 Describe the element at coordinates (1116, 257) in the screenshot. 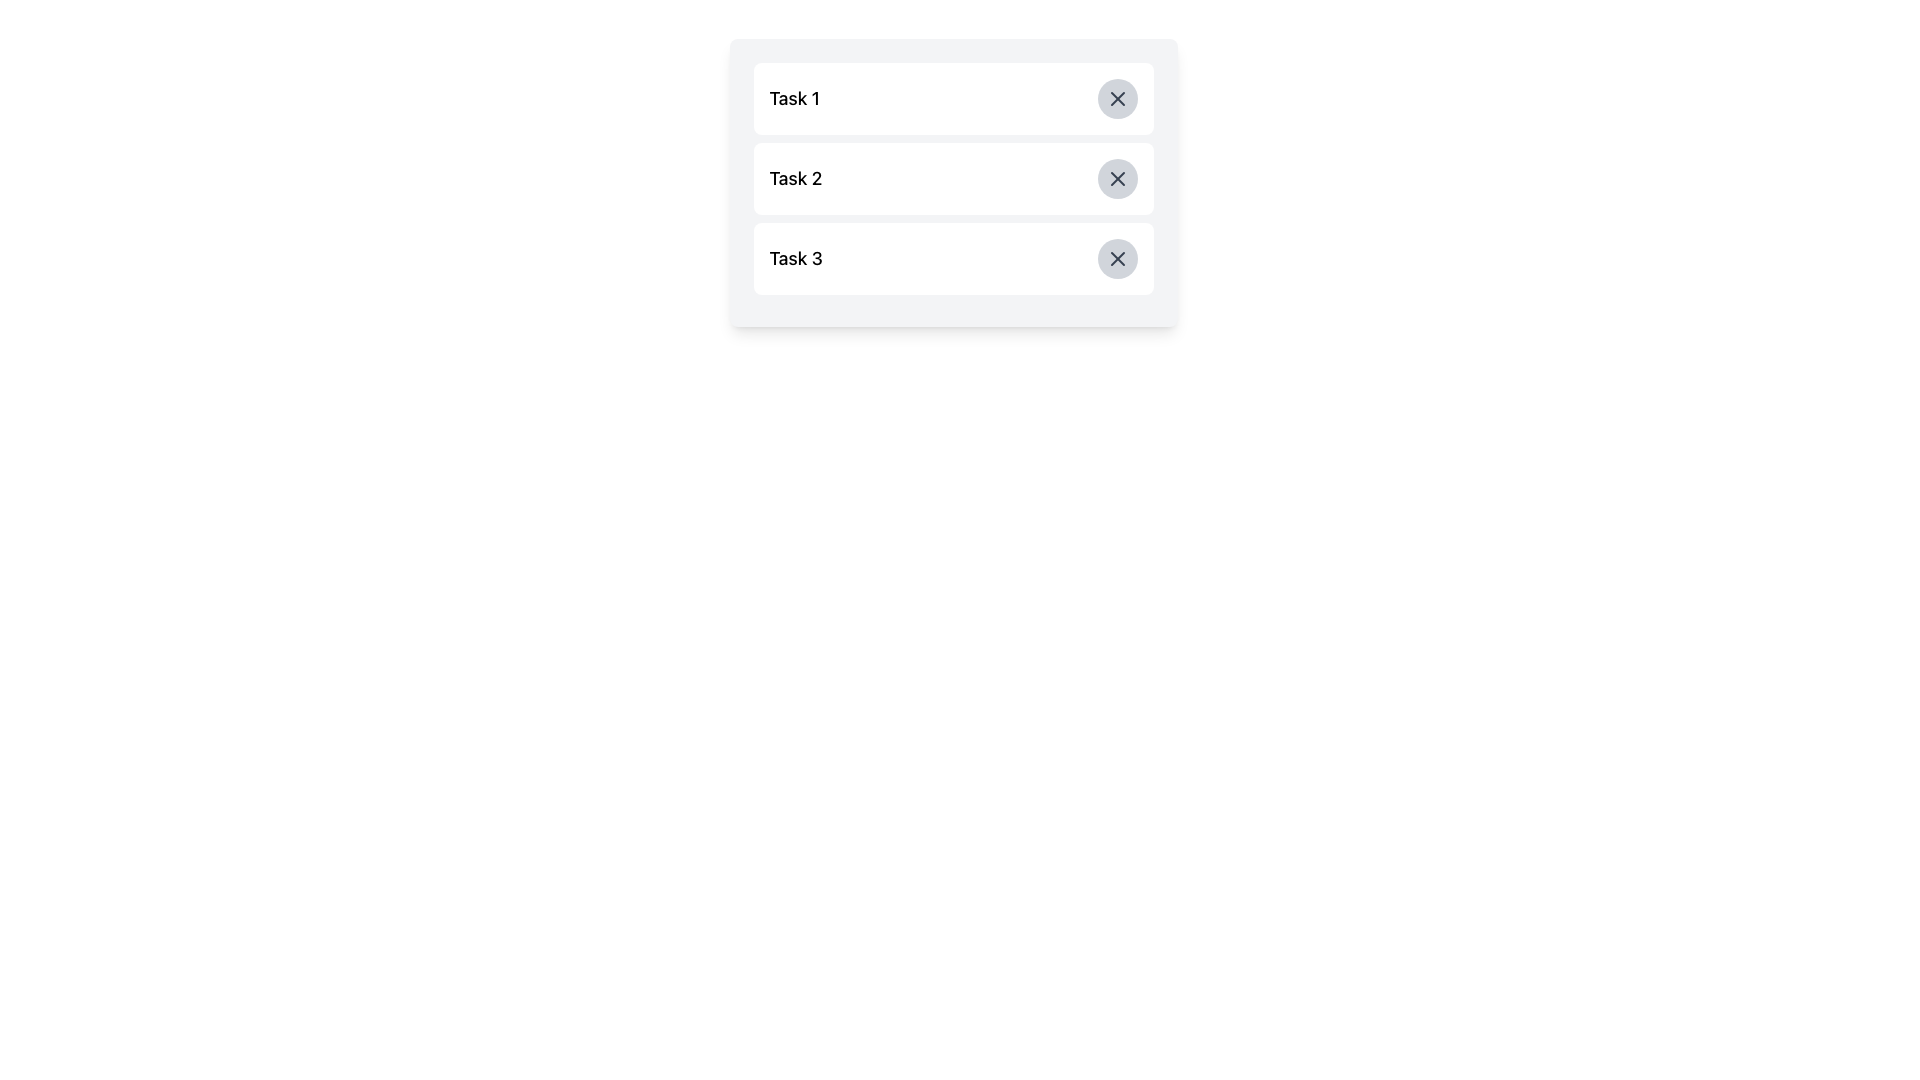

I see `the delete button associated with 'Task 3'` at that location.